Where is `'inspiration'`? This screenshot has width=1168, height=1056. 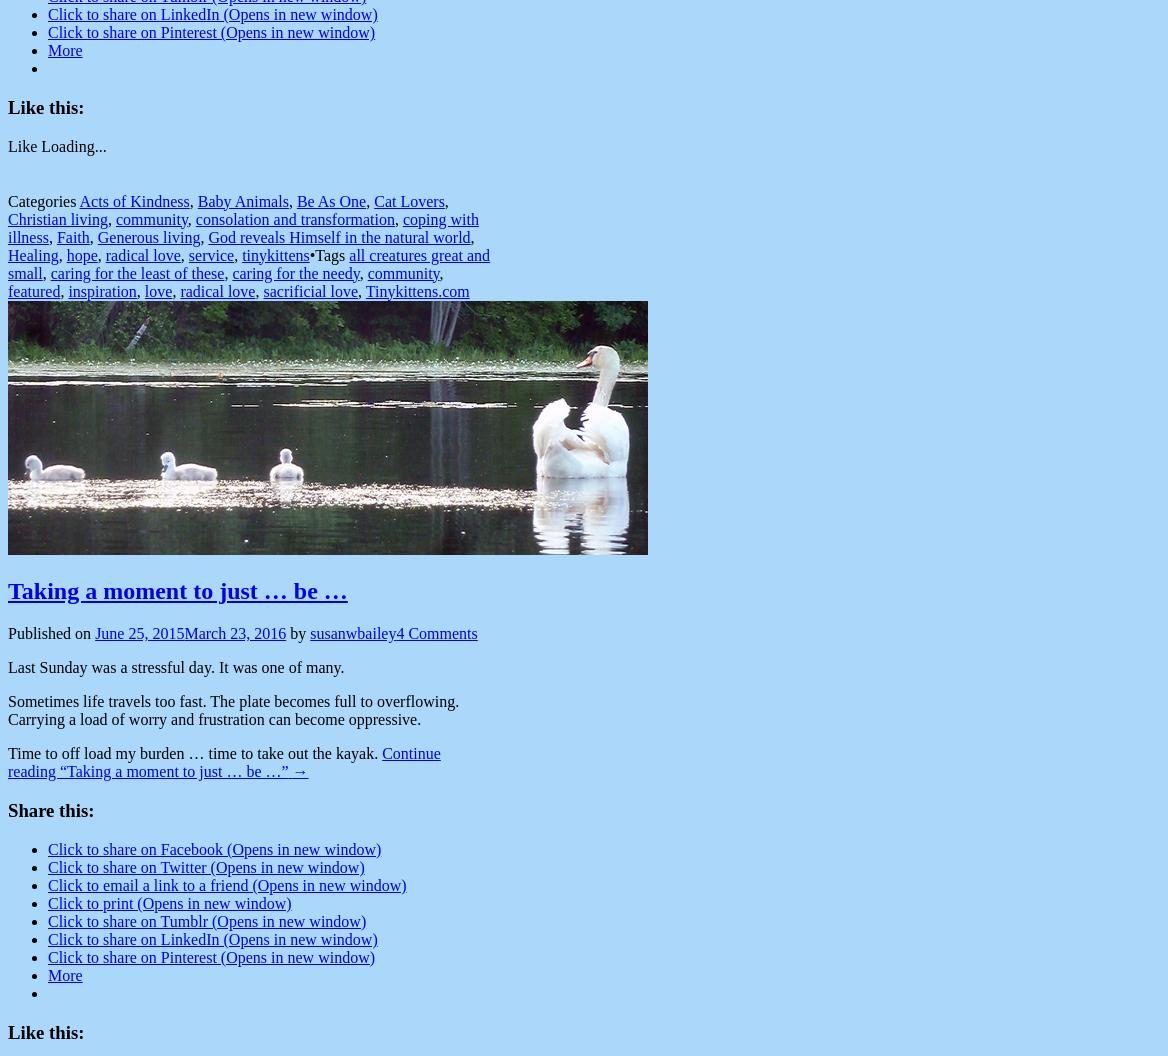
'inspiration' is located at coordinates (100, 290).